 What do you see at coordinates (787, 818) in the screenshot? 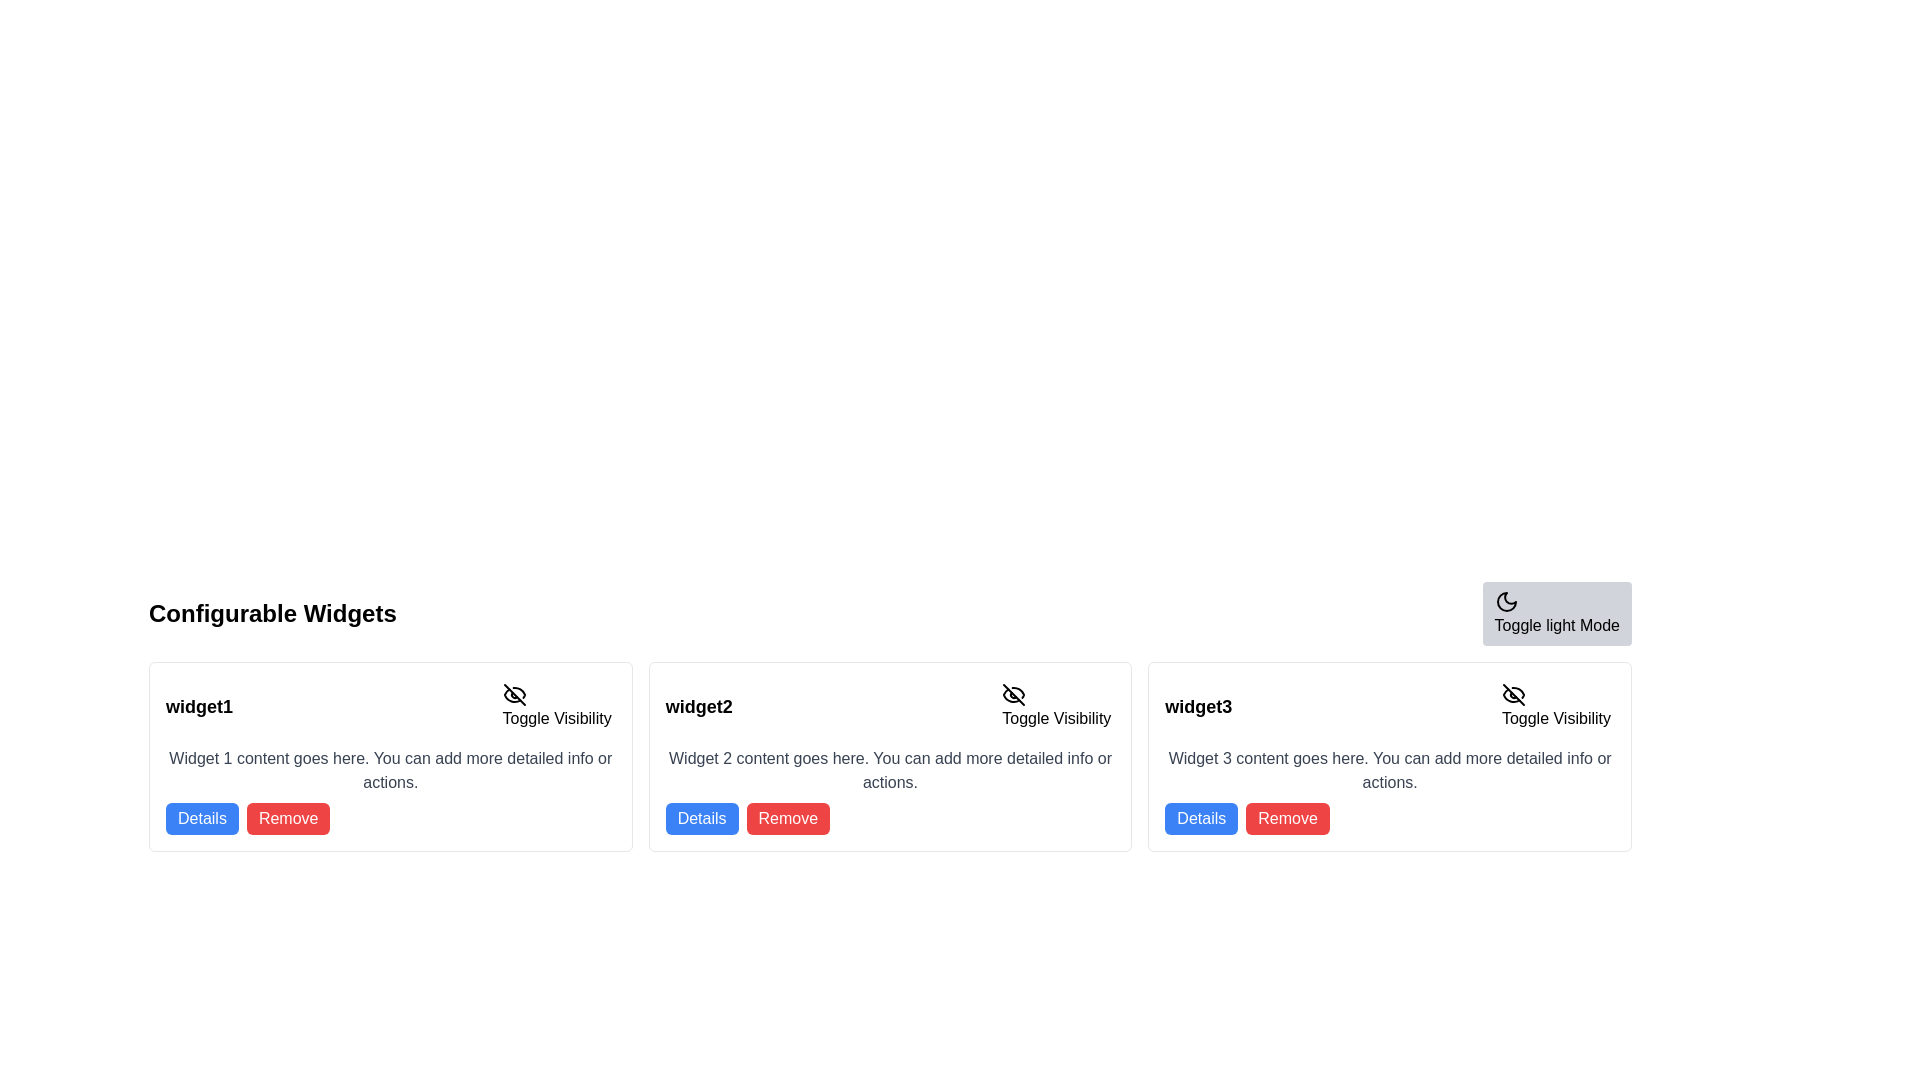
I see `the red 'Remove' button with white text, which is pill-shaped and located directly to the right of the 'Details' button within the 'widget2' card` at bounding box center [787, 818].